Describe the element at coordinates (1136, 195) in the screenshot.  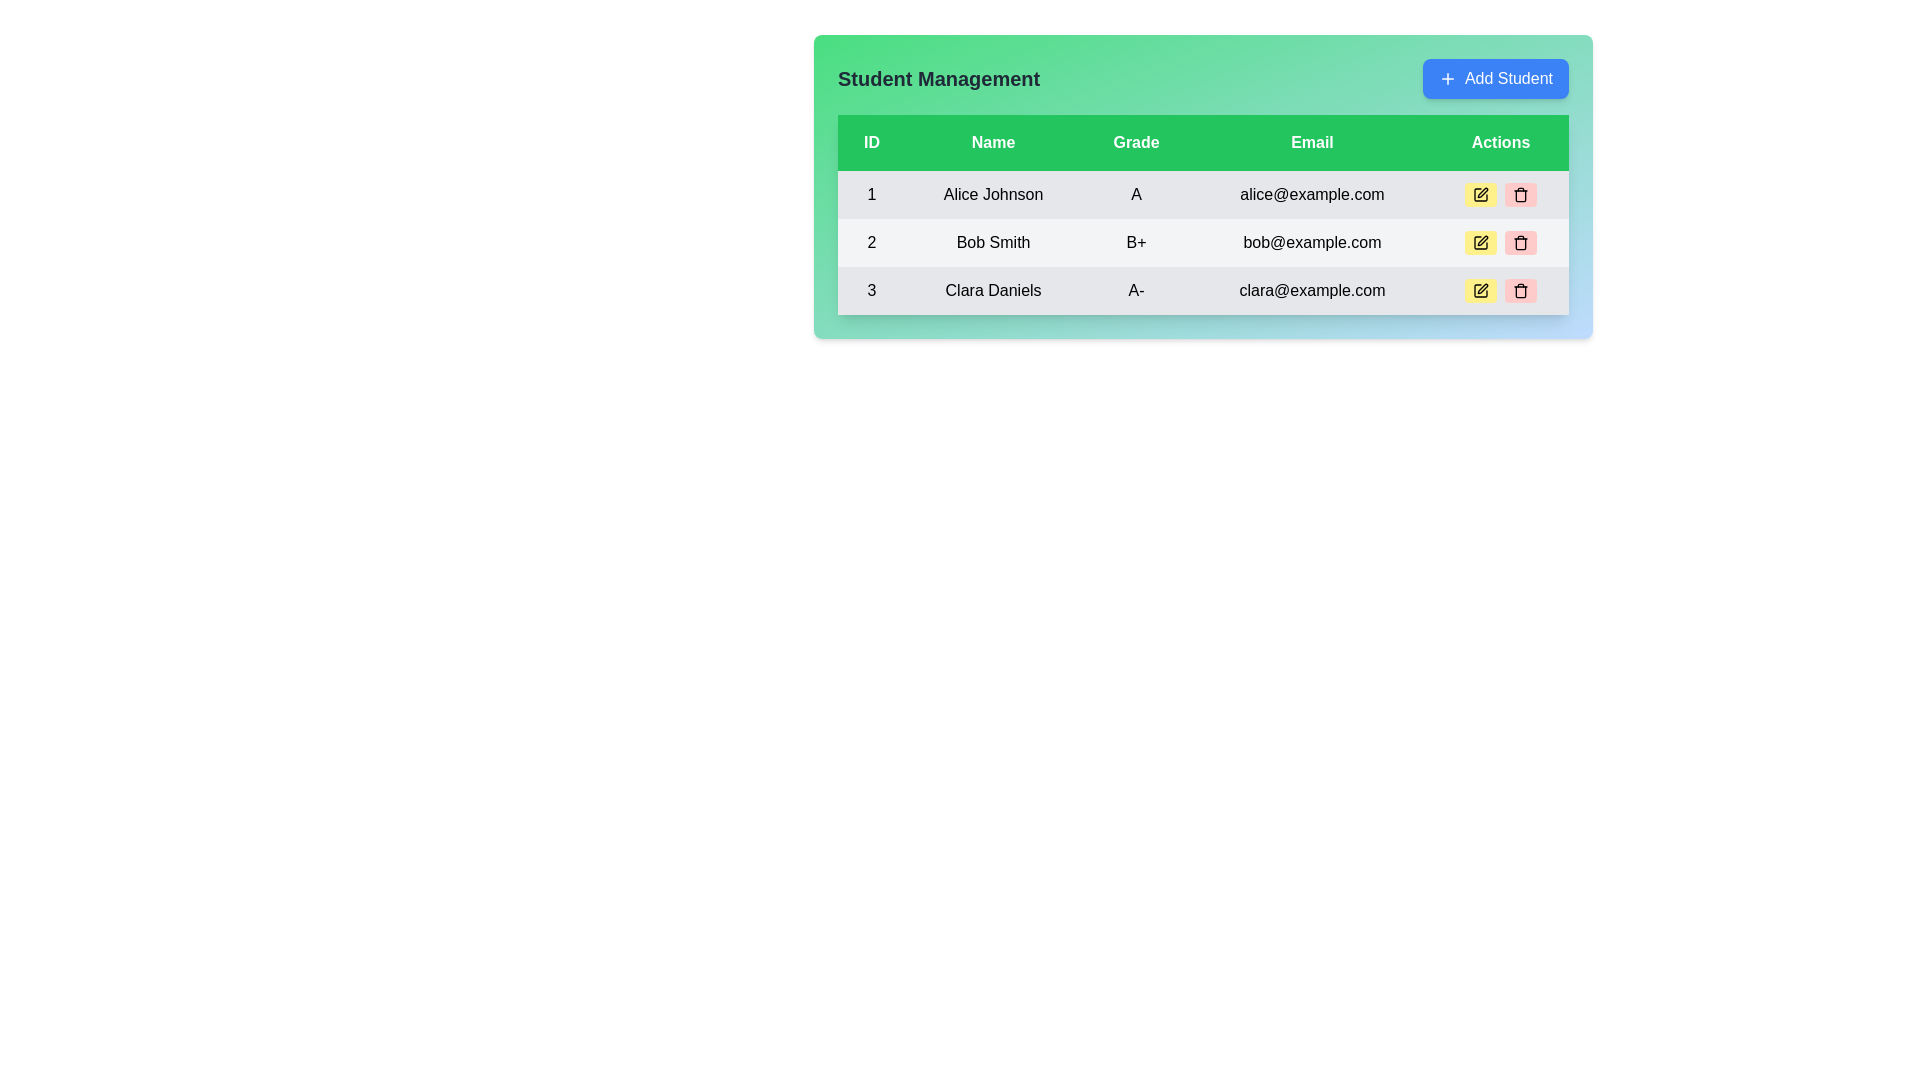
I see `the text display showing the grade value for the student 'Alice Johnson'` at that location.